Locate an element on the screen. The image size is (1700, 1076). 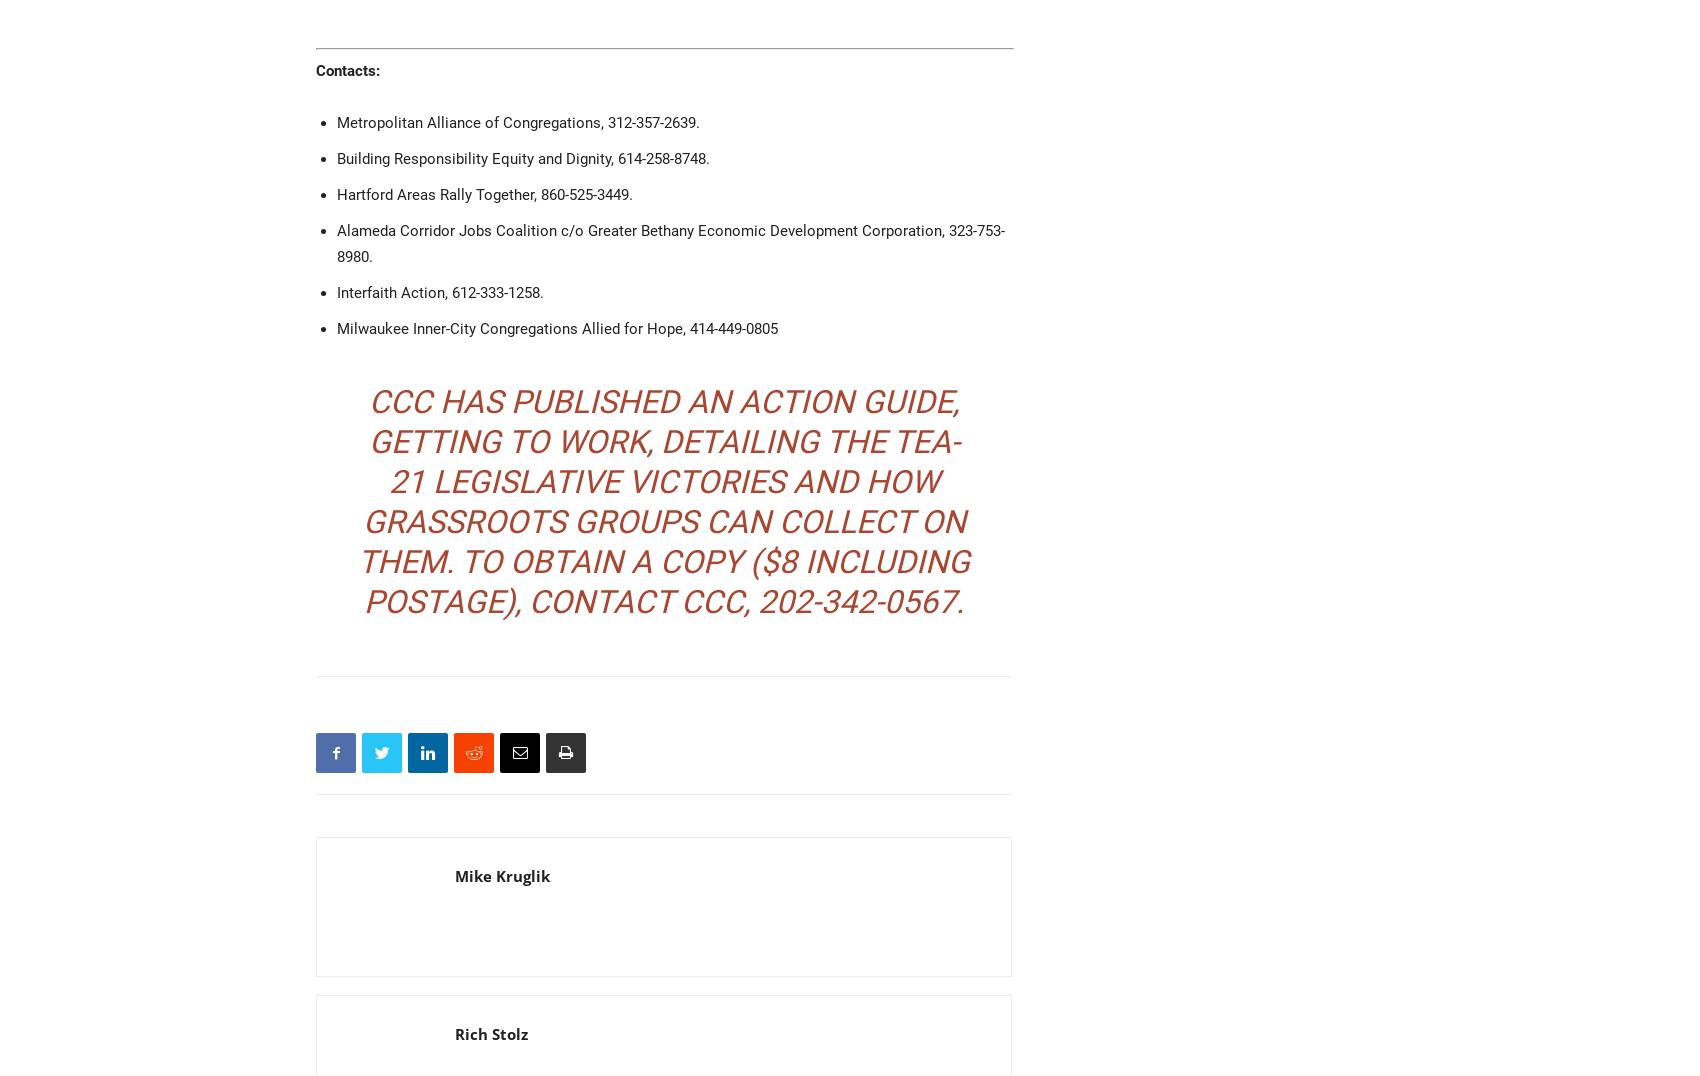
'Rich Stolz' is located at coordinates (491, 1034).